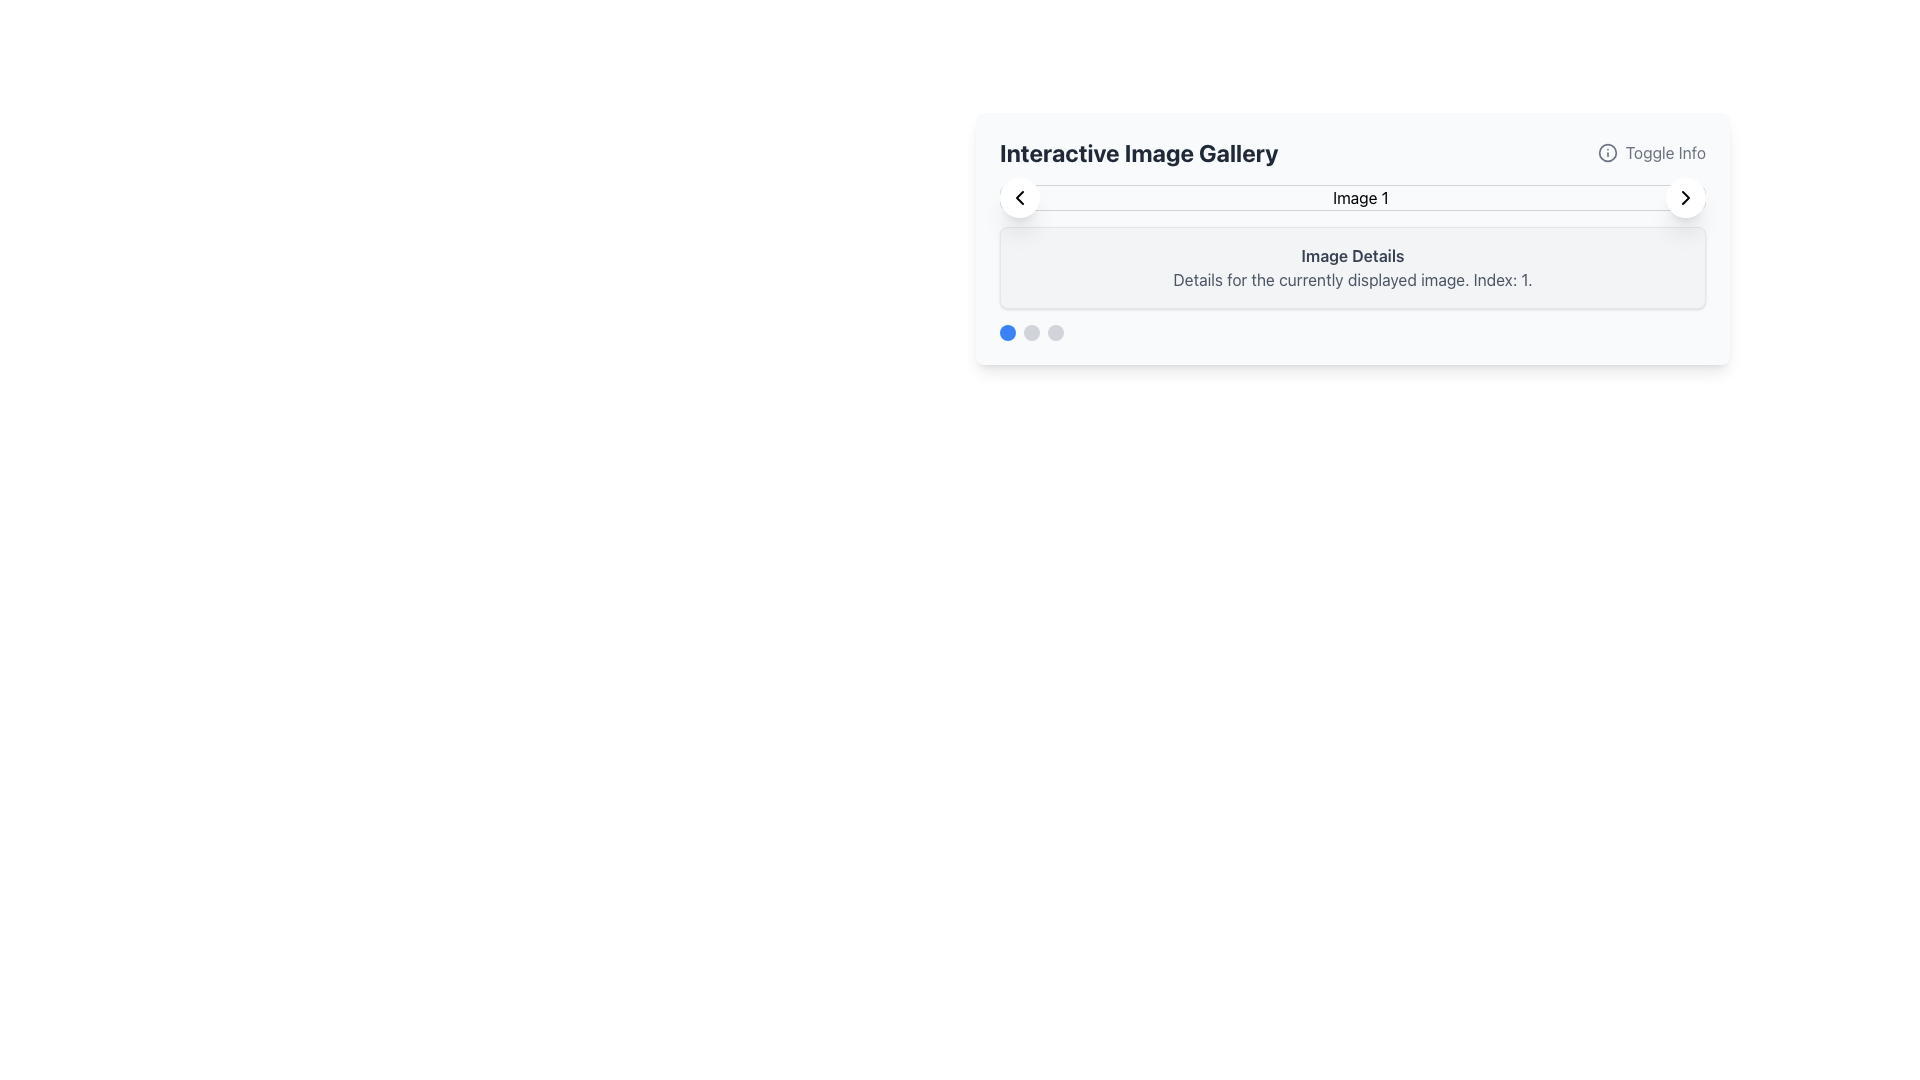 This screenshot has width=1920, height=1080. Describe the element at coordinates (1019, 197) in the screenshot. I see `the left arrow icon (Chevron) in the navigation bar` at that location.